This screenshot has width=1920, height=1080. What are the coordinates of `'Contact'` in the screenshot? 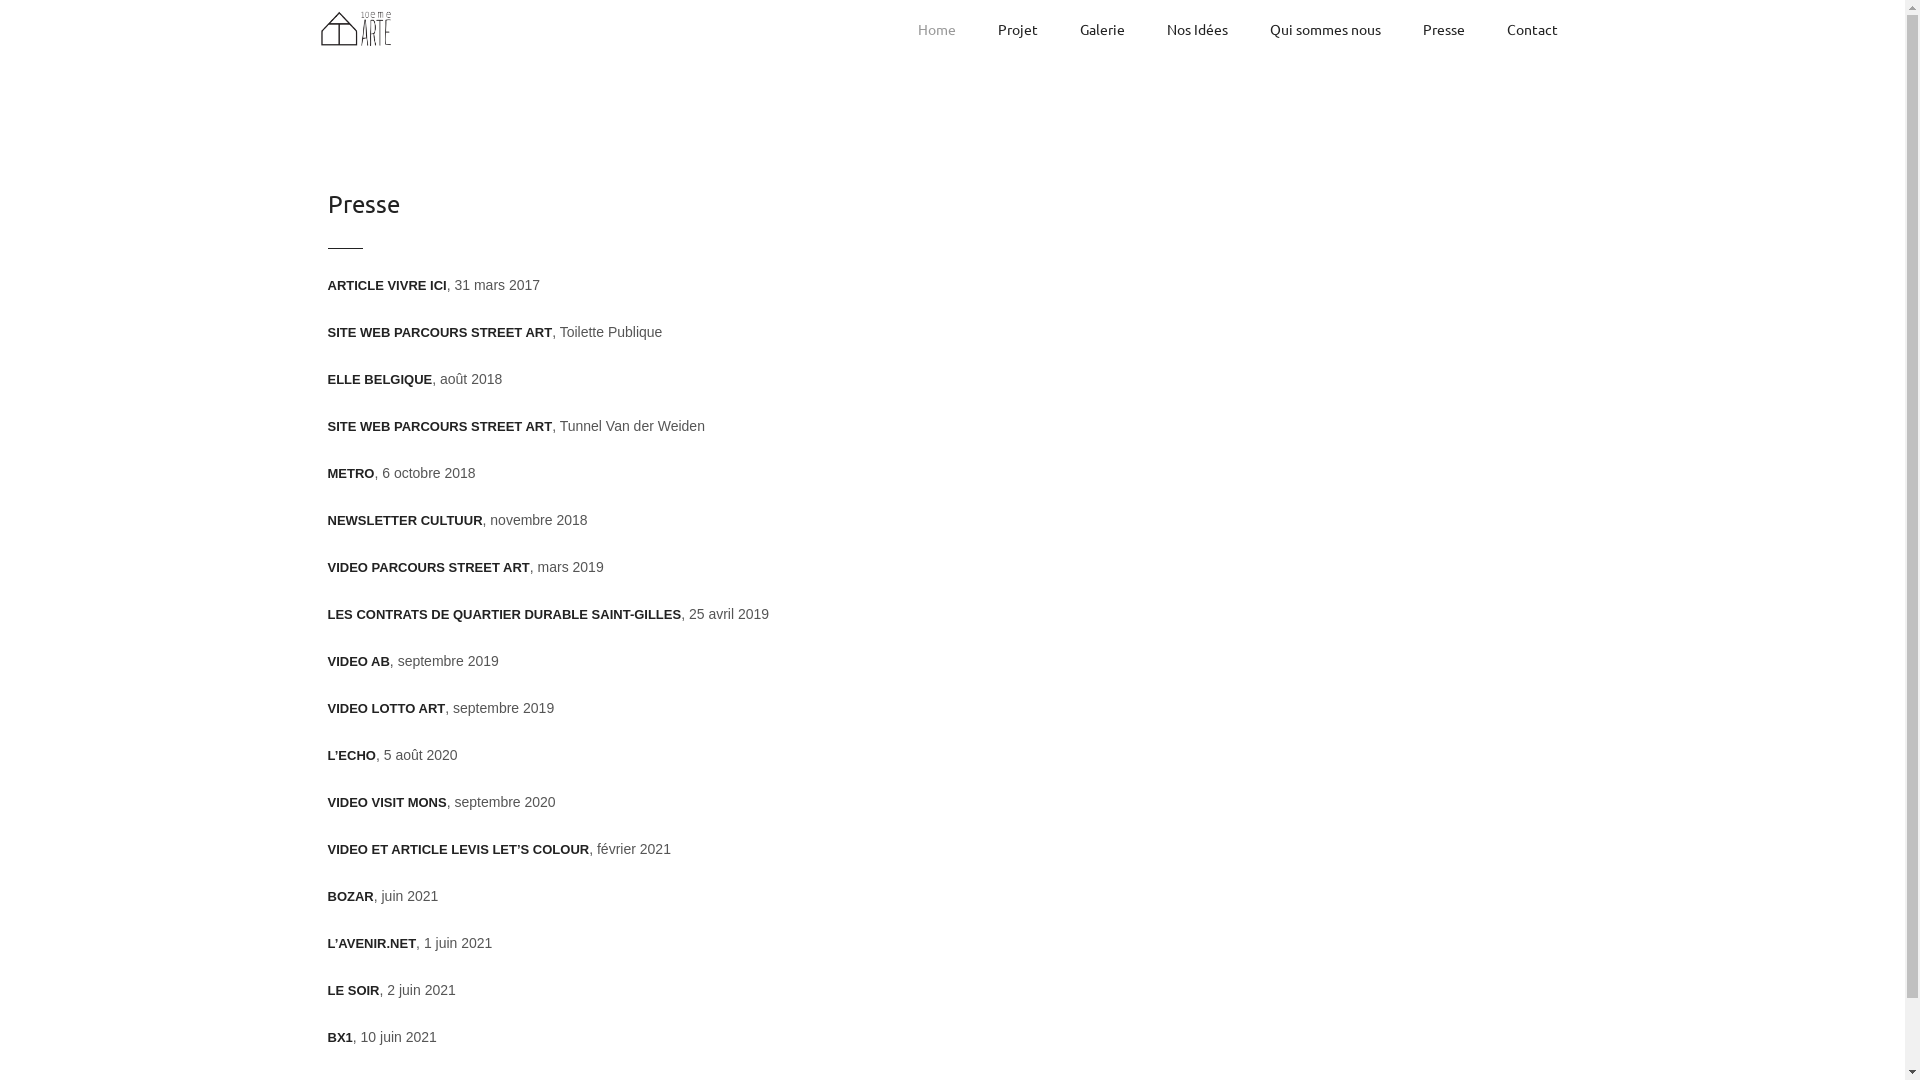 It's located at (1530, 29).